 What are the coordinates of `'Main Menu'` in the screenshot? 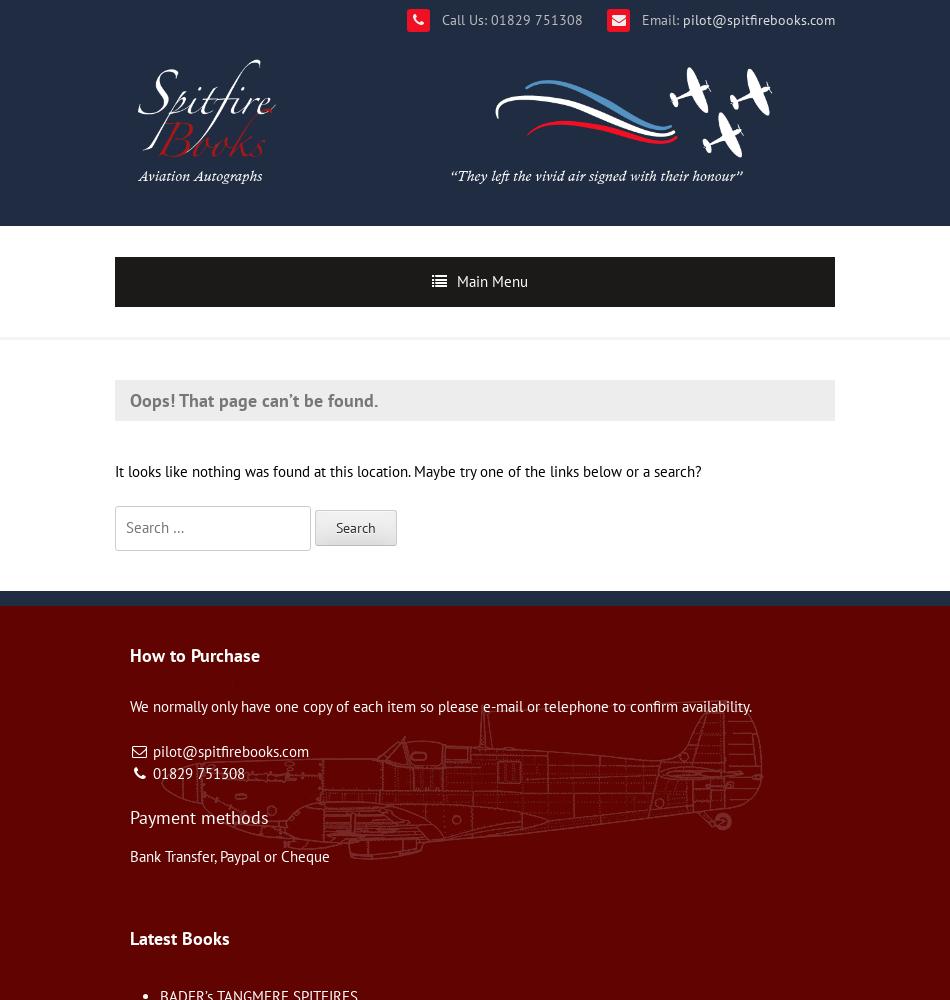 It's located at (456, 280).